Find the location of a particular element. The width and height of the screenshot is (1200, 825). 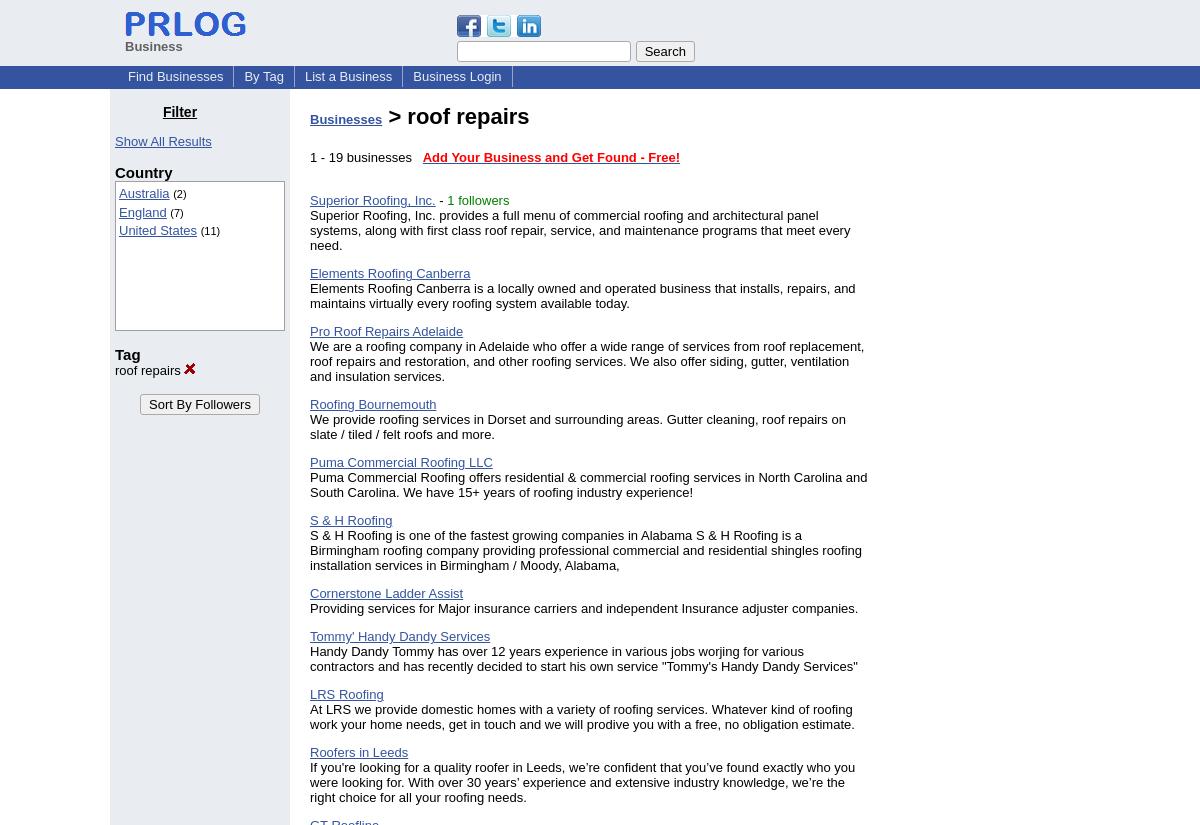

'Elements Roofing Canberra' is located at coordinates (390, 272).